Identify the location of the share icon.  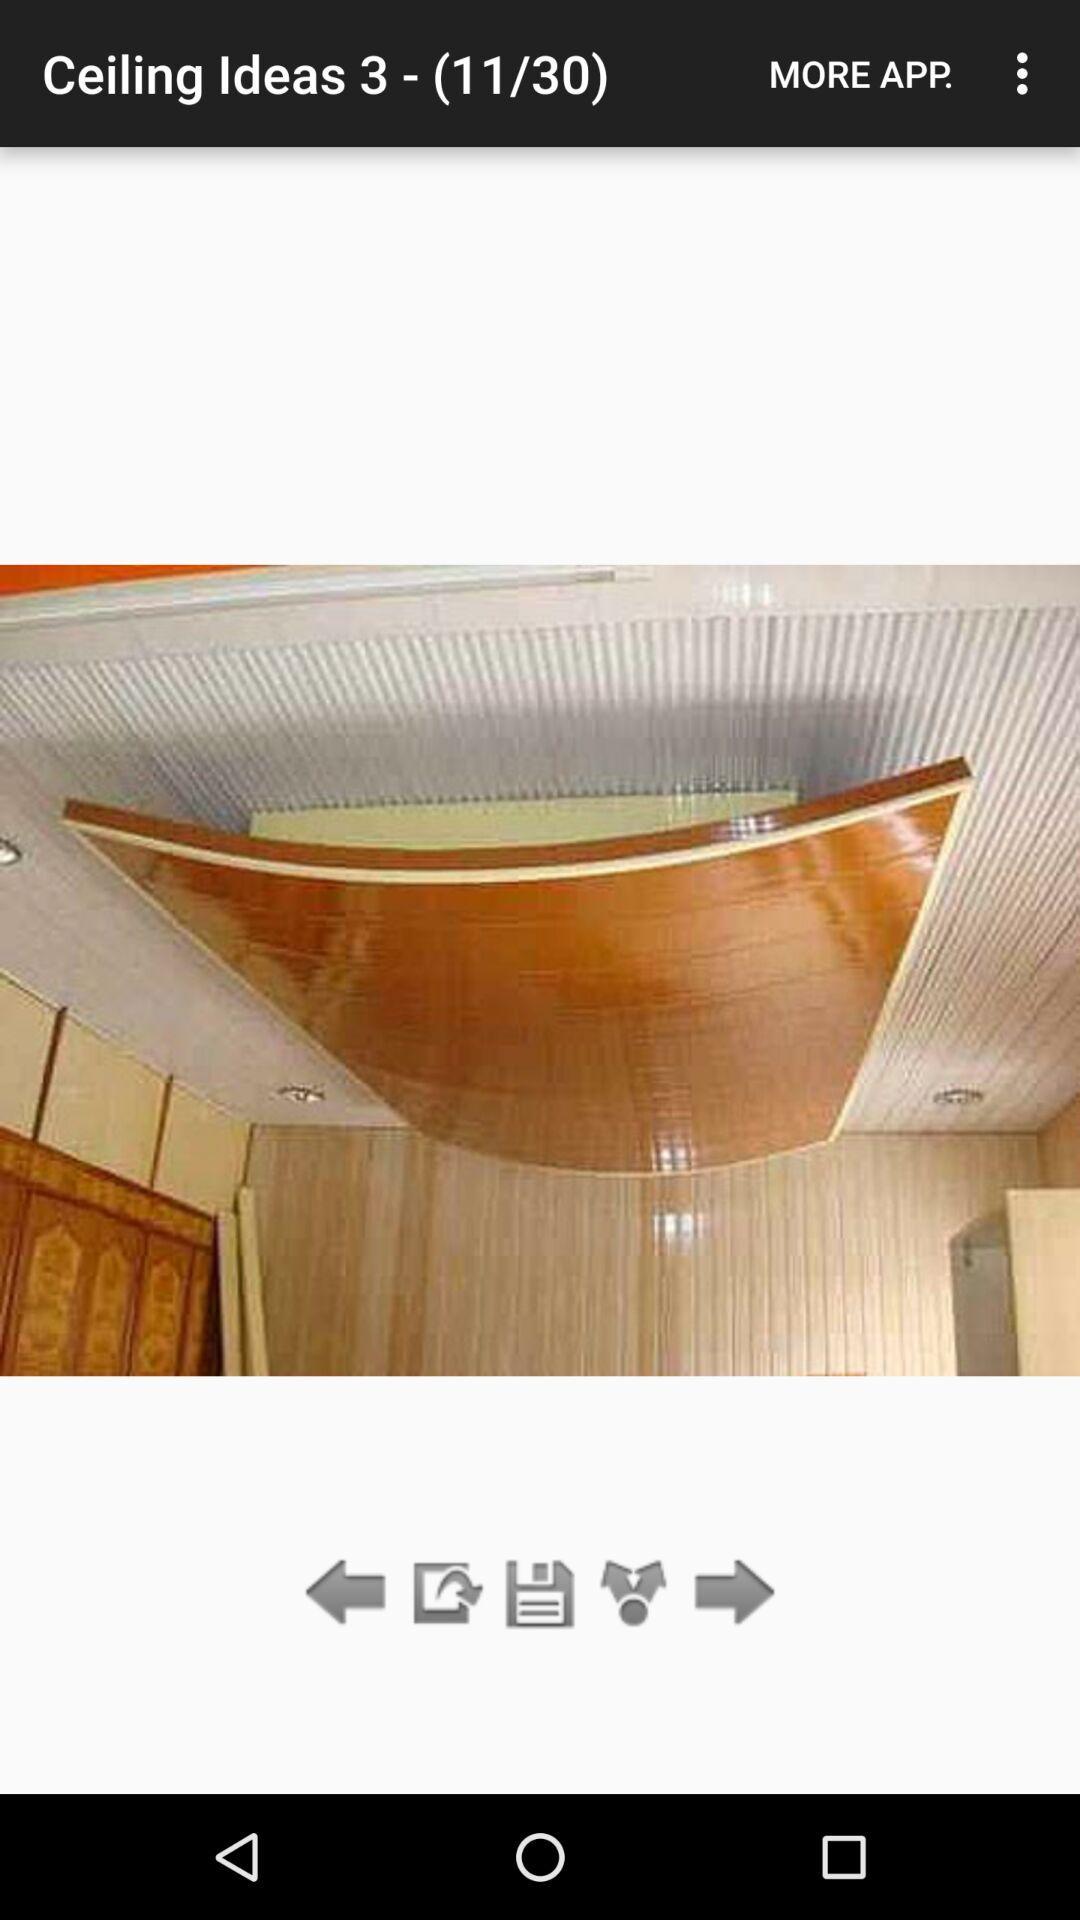
(634, 1593).